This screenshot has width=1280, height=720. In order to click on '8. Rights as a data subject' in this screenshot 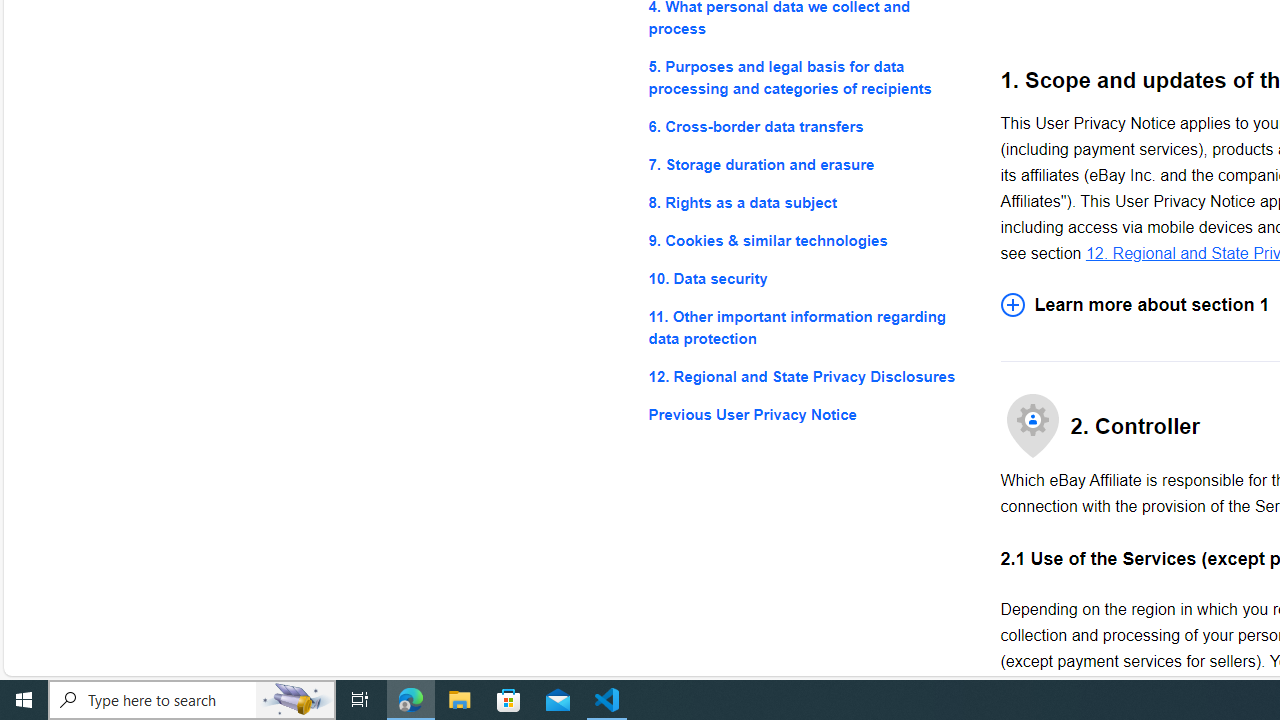, I will do `click(808, 203)`.